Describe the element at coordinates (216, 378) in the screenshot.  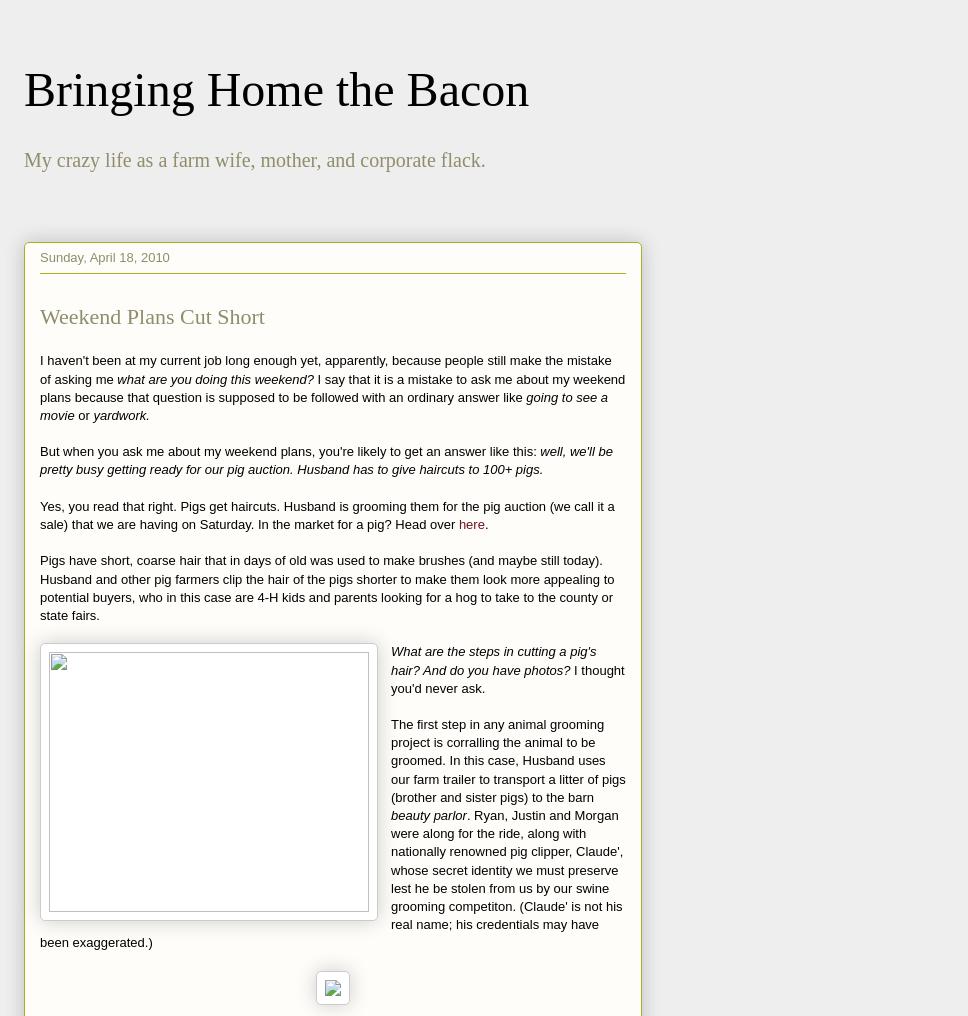
I see `'what are you doing this weekend?'` at that location.